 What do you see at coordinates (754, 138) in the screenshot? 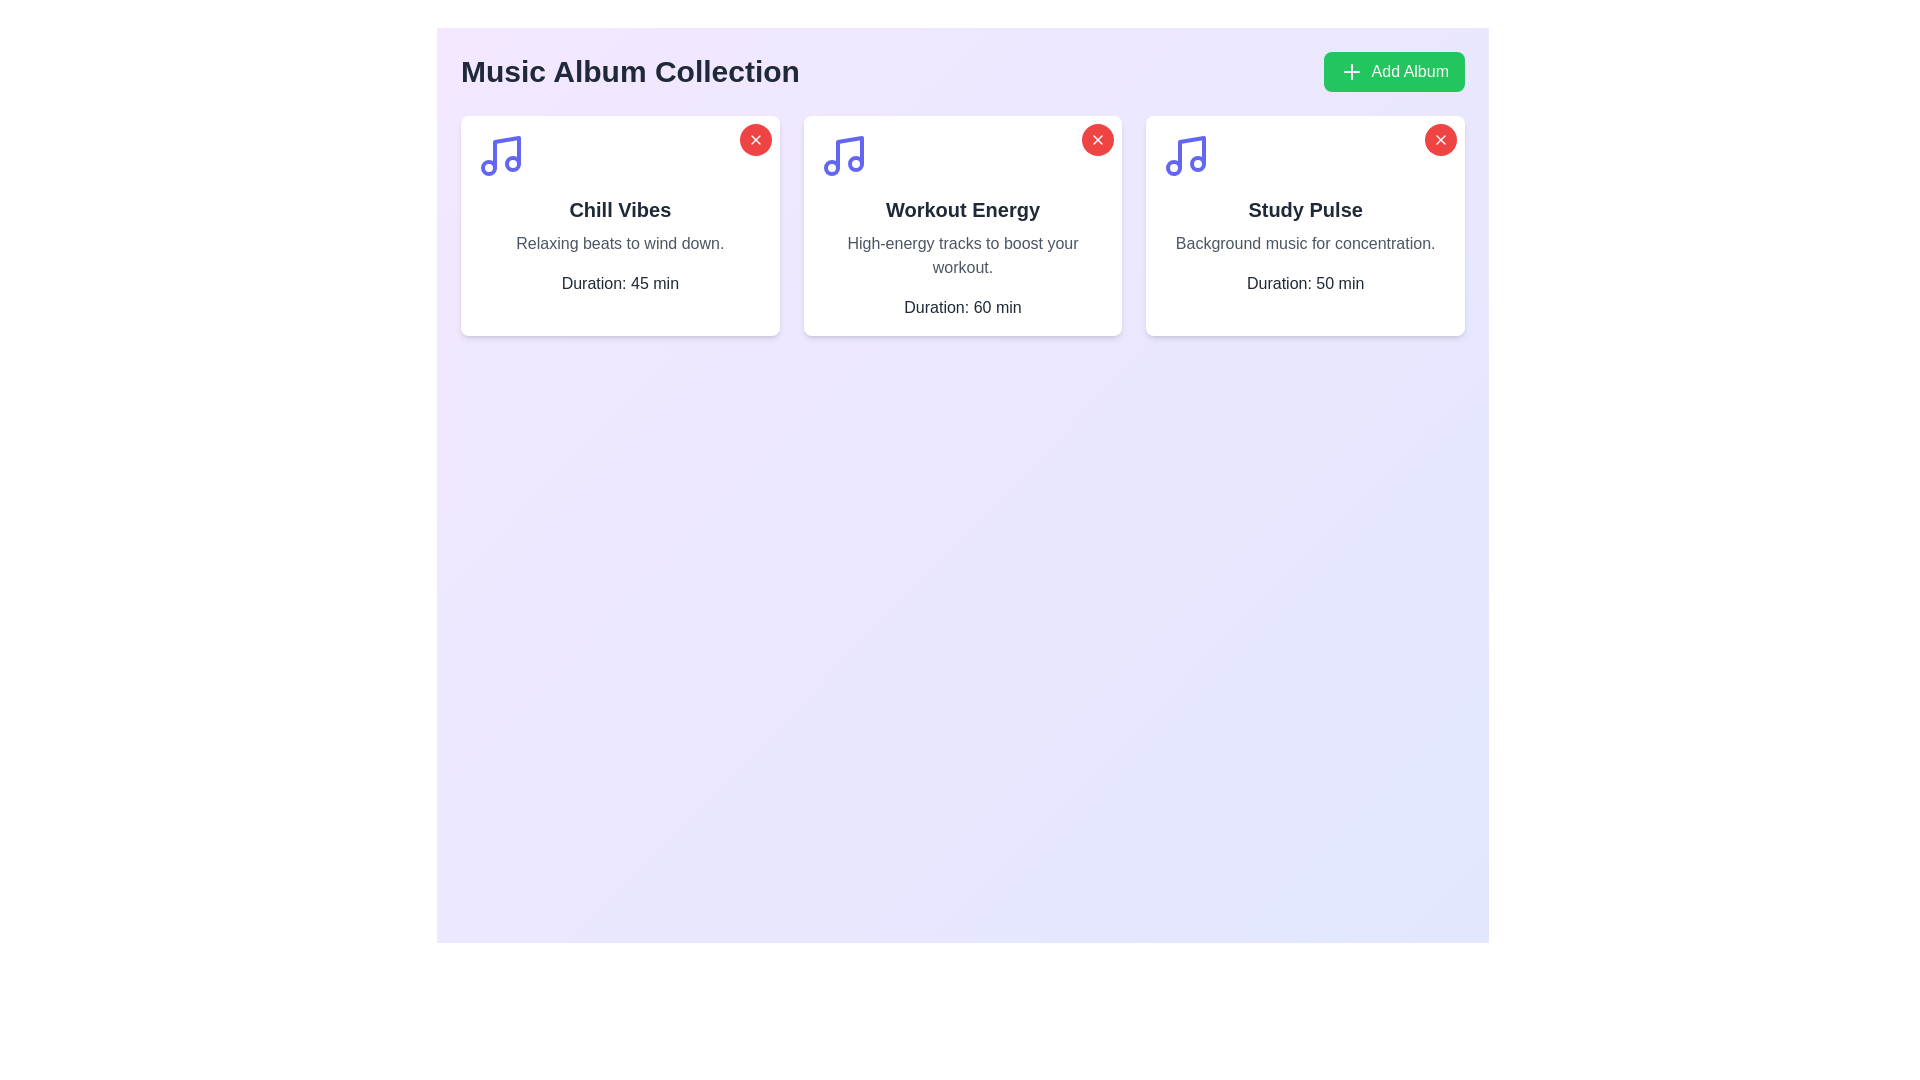
I see `the close button in the upper-right corner of the 'Chill Vibes' album card to trigger the removal action` at bounding box center [754, 138].